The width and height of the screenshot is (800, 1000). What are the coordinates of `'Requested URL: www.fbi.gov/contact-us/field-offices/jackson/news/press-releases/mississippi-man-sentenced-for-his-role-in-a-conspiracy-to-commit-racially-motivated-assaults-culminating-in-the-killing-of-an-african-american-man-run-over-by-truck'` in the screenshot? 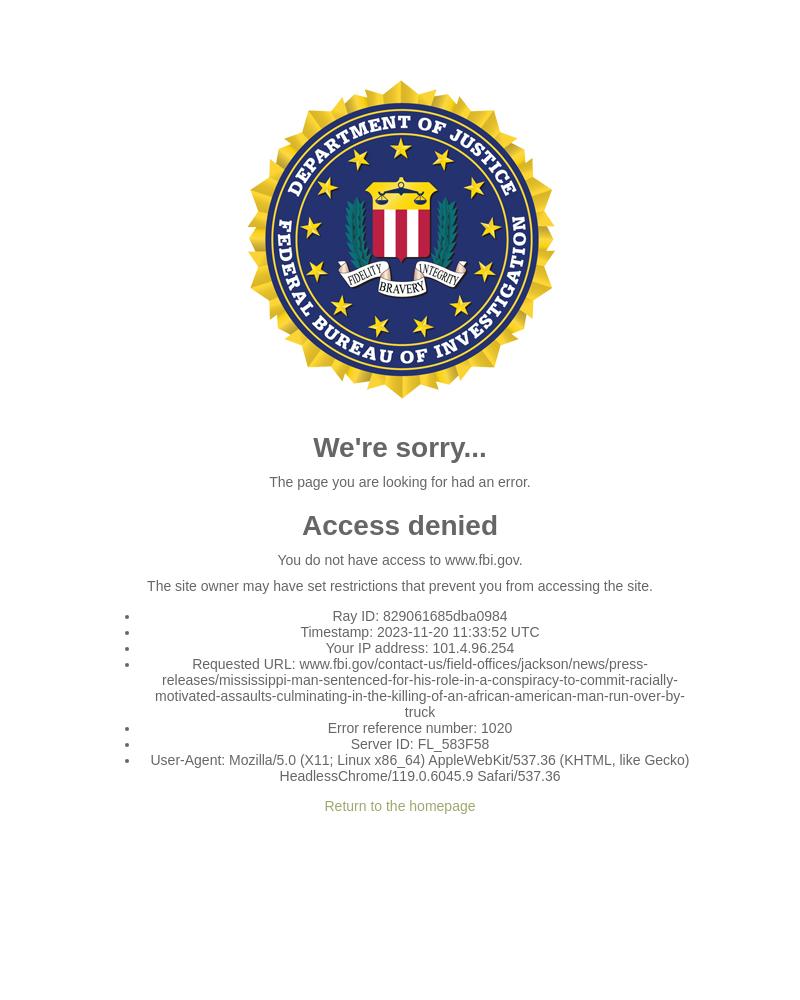 It's located at (155, 688).